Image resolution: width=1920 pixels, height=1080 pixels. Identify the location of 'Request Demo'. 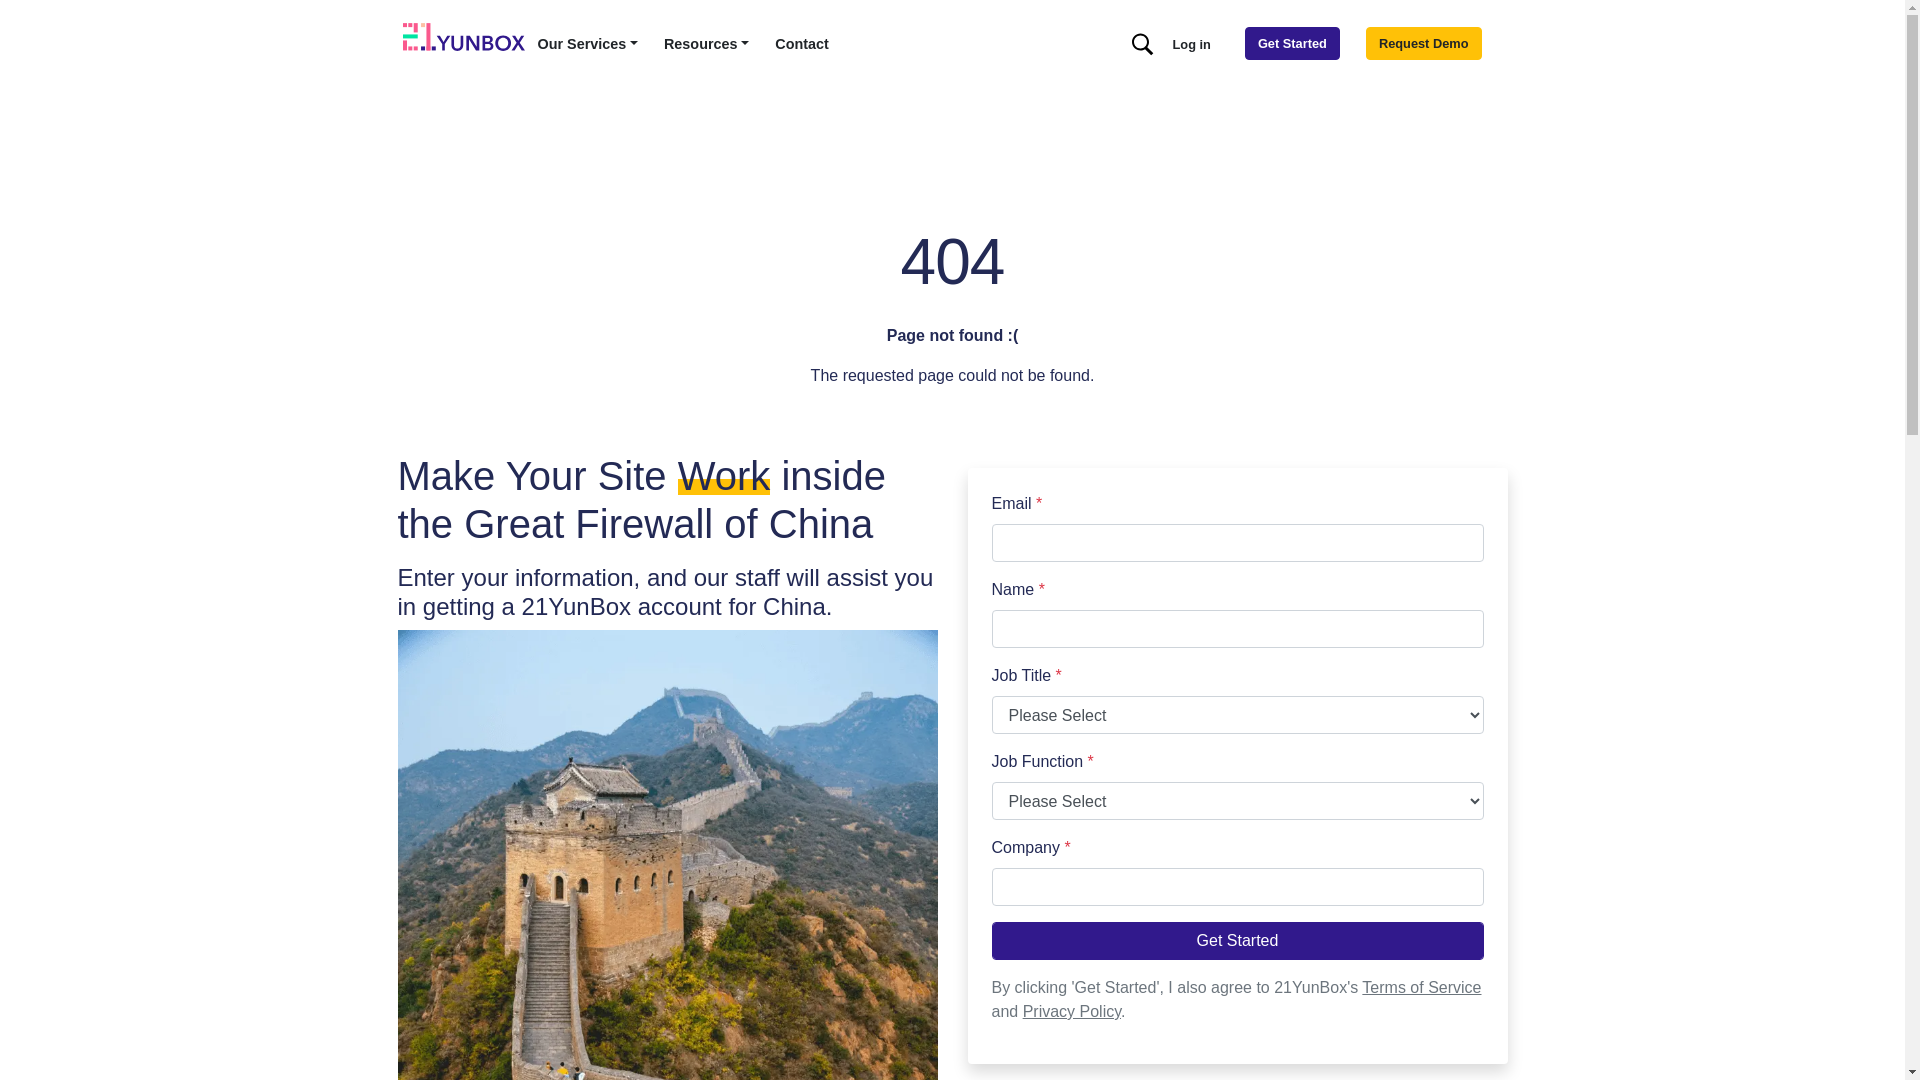
(1423, 43).